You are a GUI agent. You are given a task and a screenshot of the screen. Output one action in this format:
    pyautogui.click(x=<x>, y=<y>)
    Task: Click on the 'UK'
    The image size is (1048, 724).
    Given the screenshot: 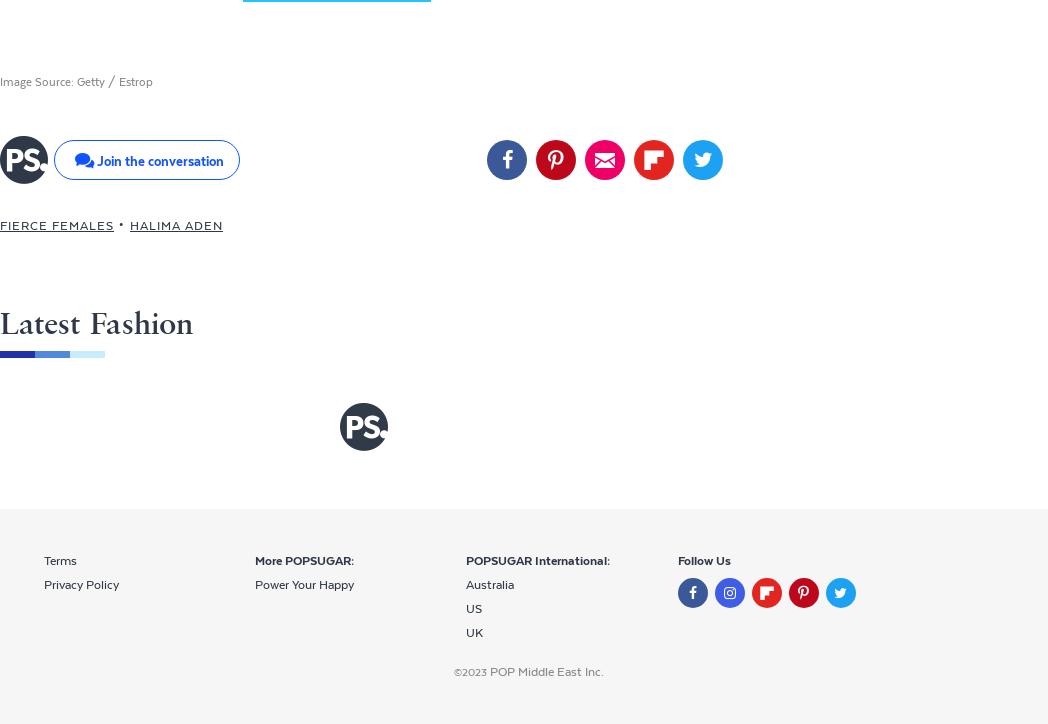 What is the action you would take?
    pyautogui.click(x=473, y=632)
    